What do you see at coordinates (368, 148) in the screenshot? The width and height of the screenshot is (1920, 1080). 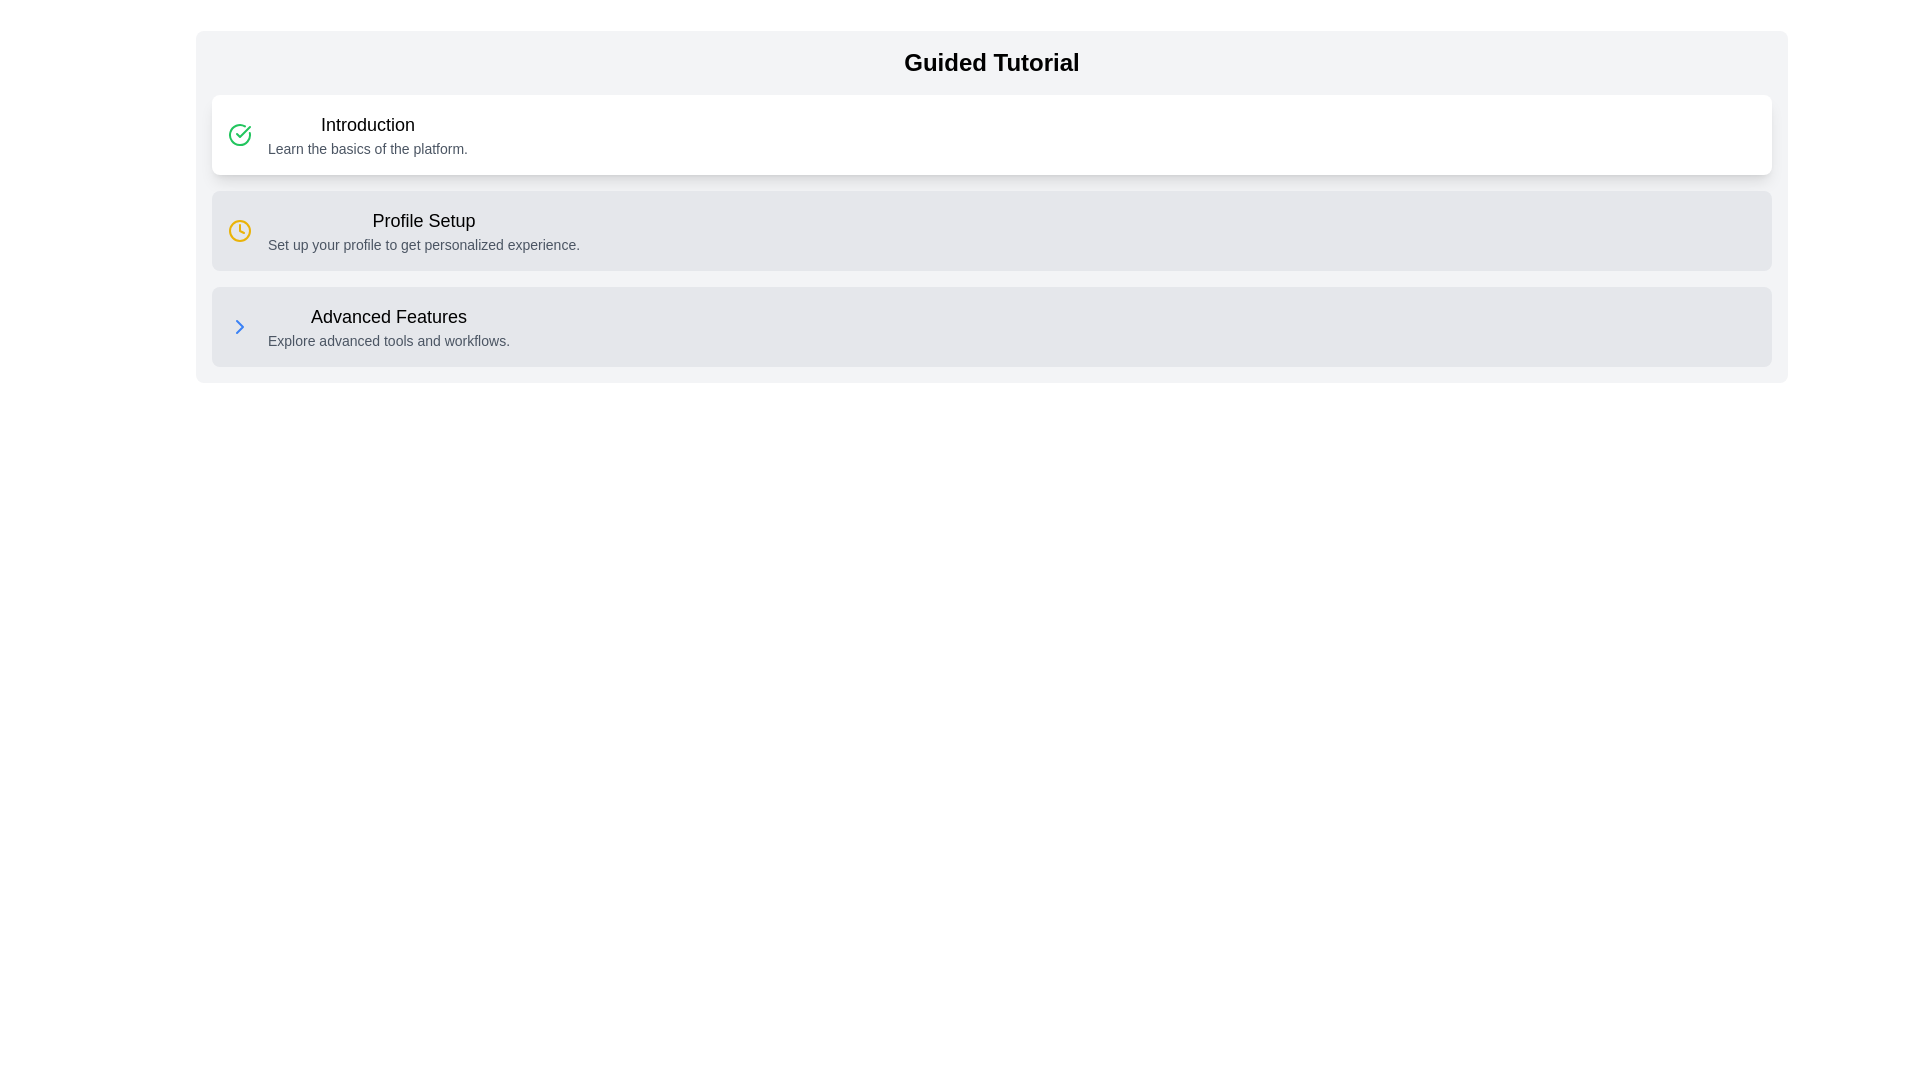 I see `the text element styled in a smaller, gray font that reads 'Learn the basics of the platform.' located beneath the 'Introduction' heading in the 'Guided Tutorial' section` at bounding box center [368, 148].